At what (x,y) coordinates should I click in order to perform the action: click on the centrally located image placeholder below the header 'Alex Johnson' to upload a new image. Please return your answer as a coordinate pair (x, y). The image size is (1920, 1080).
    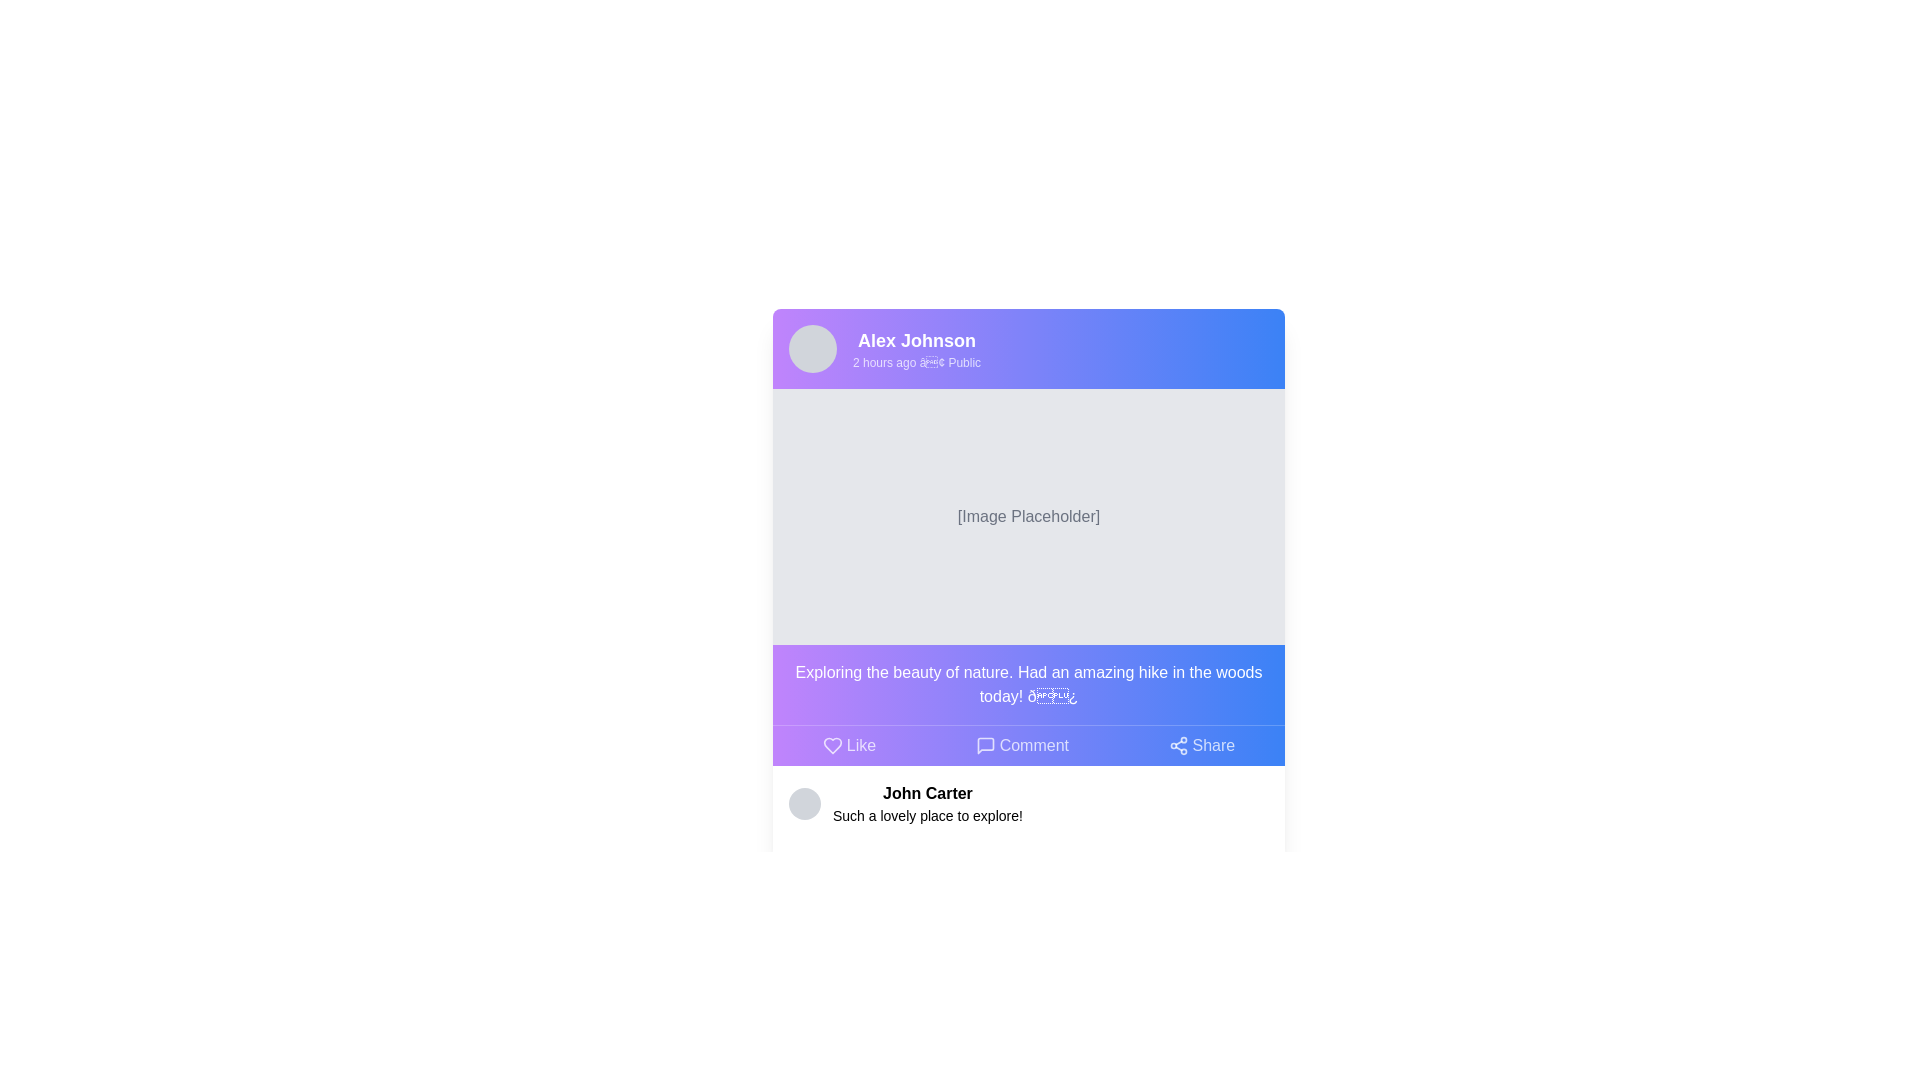
    Looking at the image, I should click on (1028, 515).